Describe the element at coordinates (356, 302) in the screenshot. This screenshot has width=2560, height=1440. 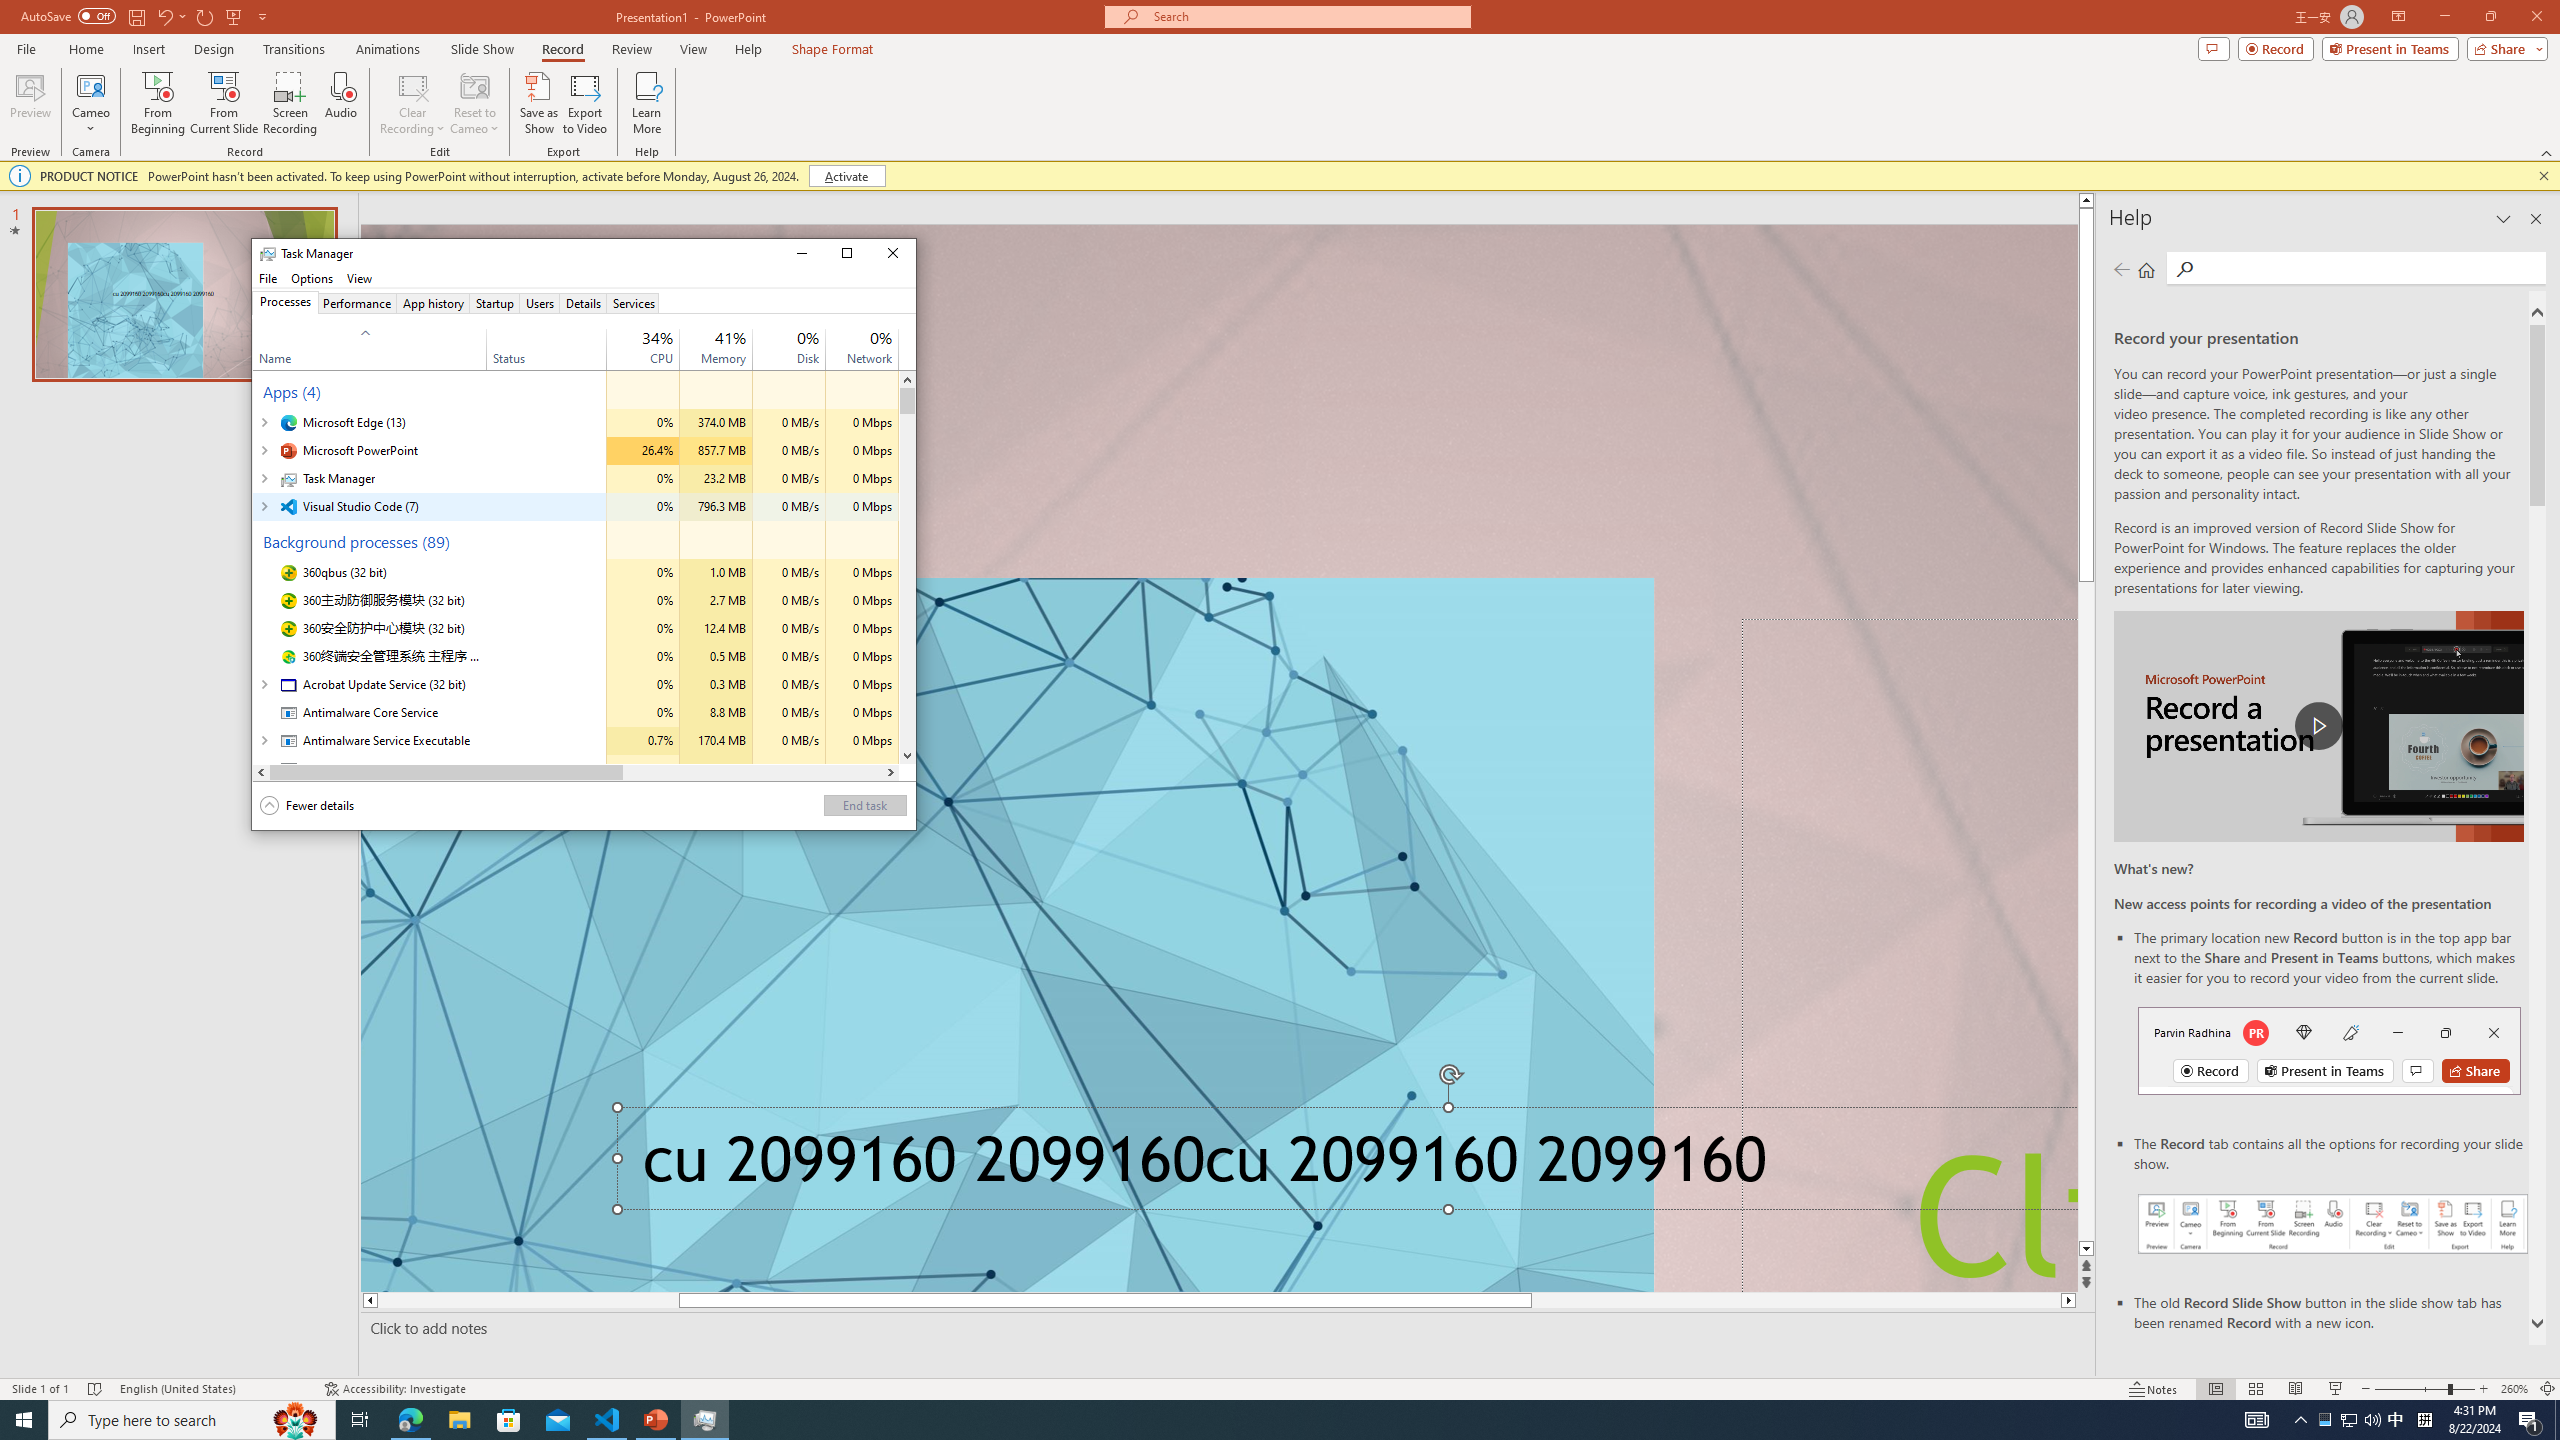
I see `'Performance'` at that location.